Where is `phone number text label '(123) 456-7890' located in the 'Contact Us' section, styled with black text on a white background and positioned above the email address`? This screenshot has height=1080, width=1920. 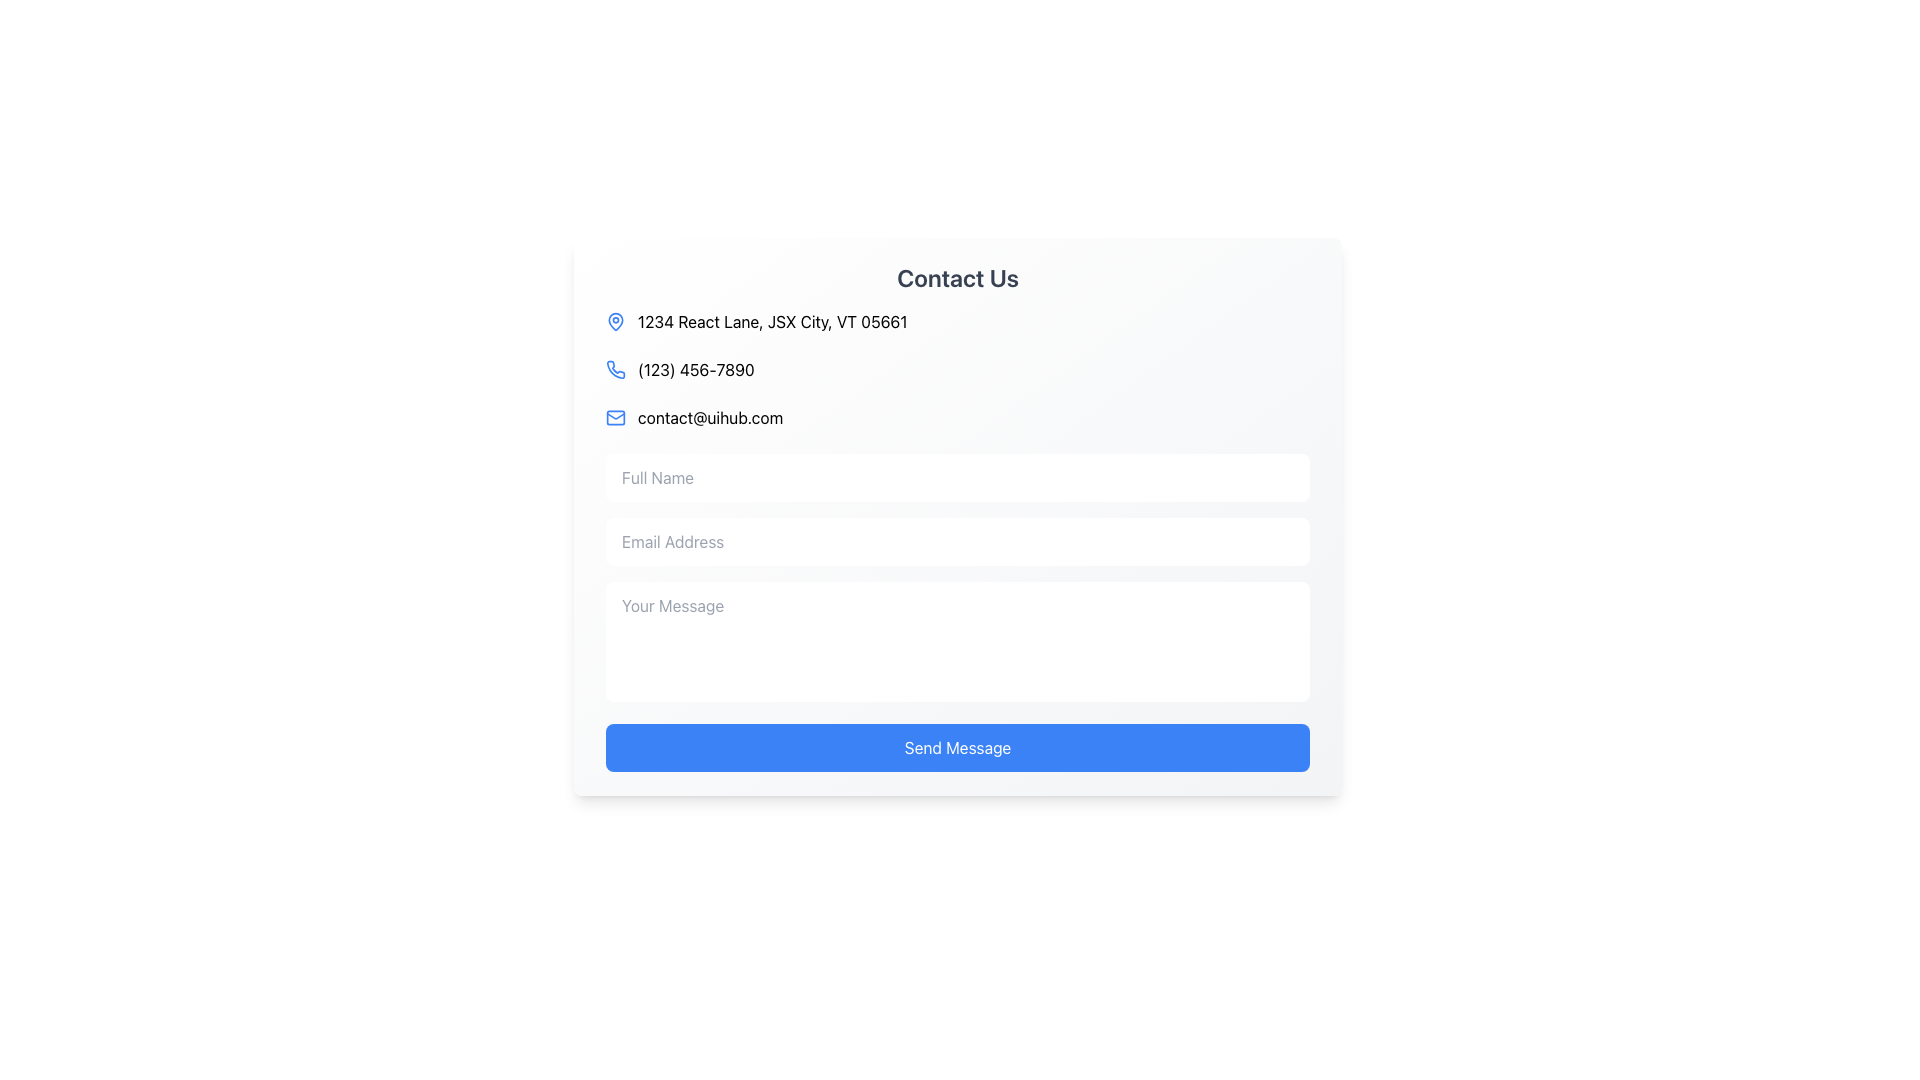 phone number text label '(123) 456-7890' located in the 'Contact Us' section, styled with black text on a white background and positioned above the email address is located at coordinates (696, 370).